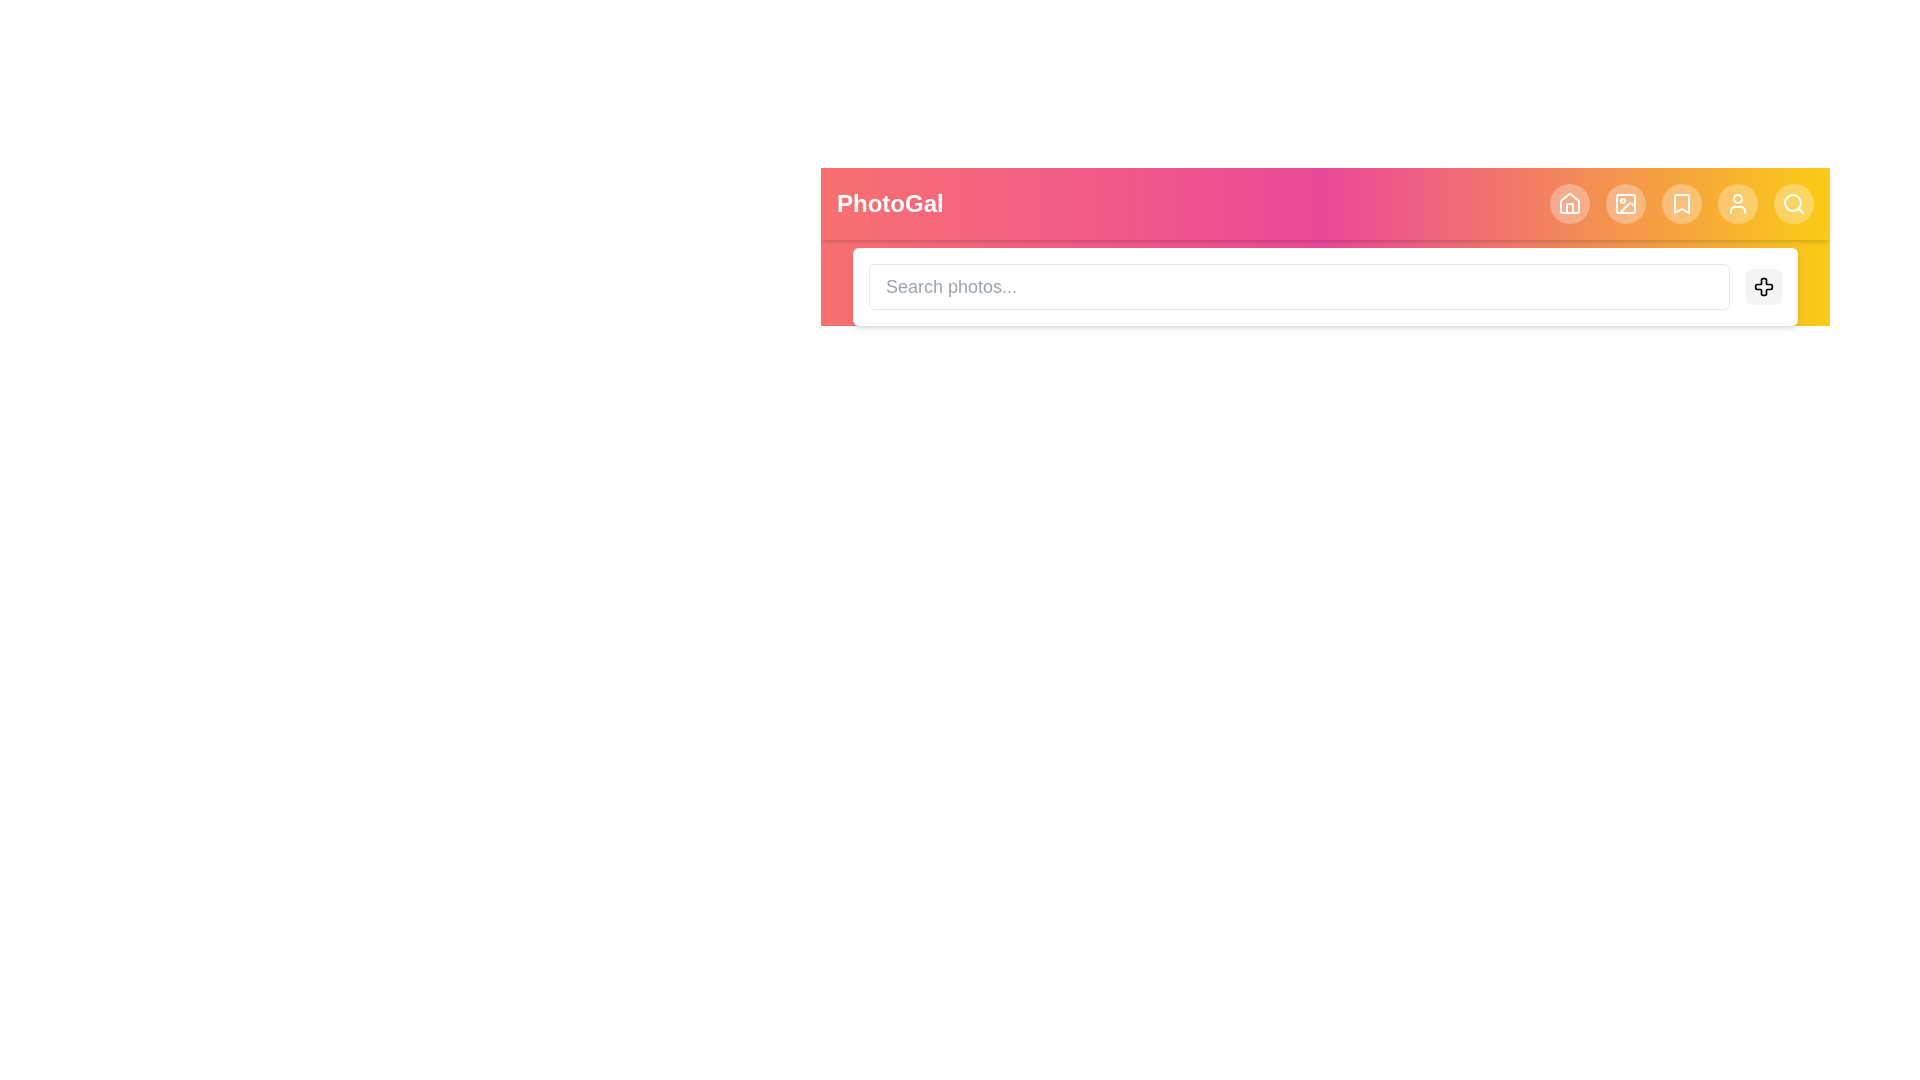  Describe the element at coordinates (1568, 204) in the screenshot. I see `the header element corresponding to Home` at that location.